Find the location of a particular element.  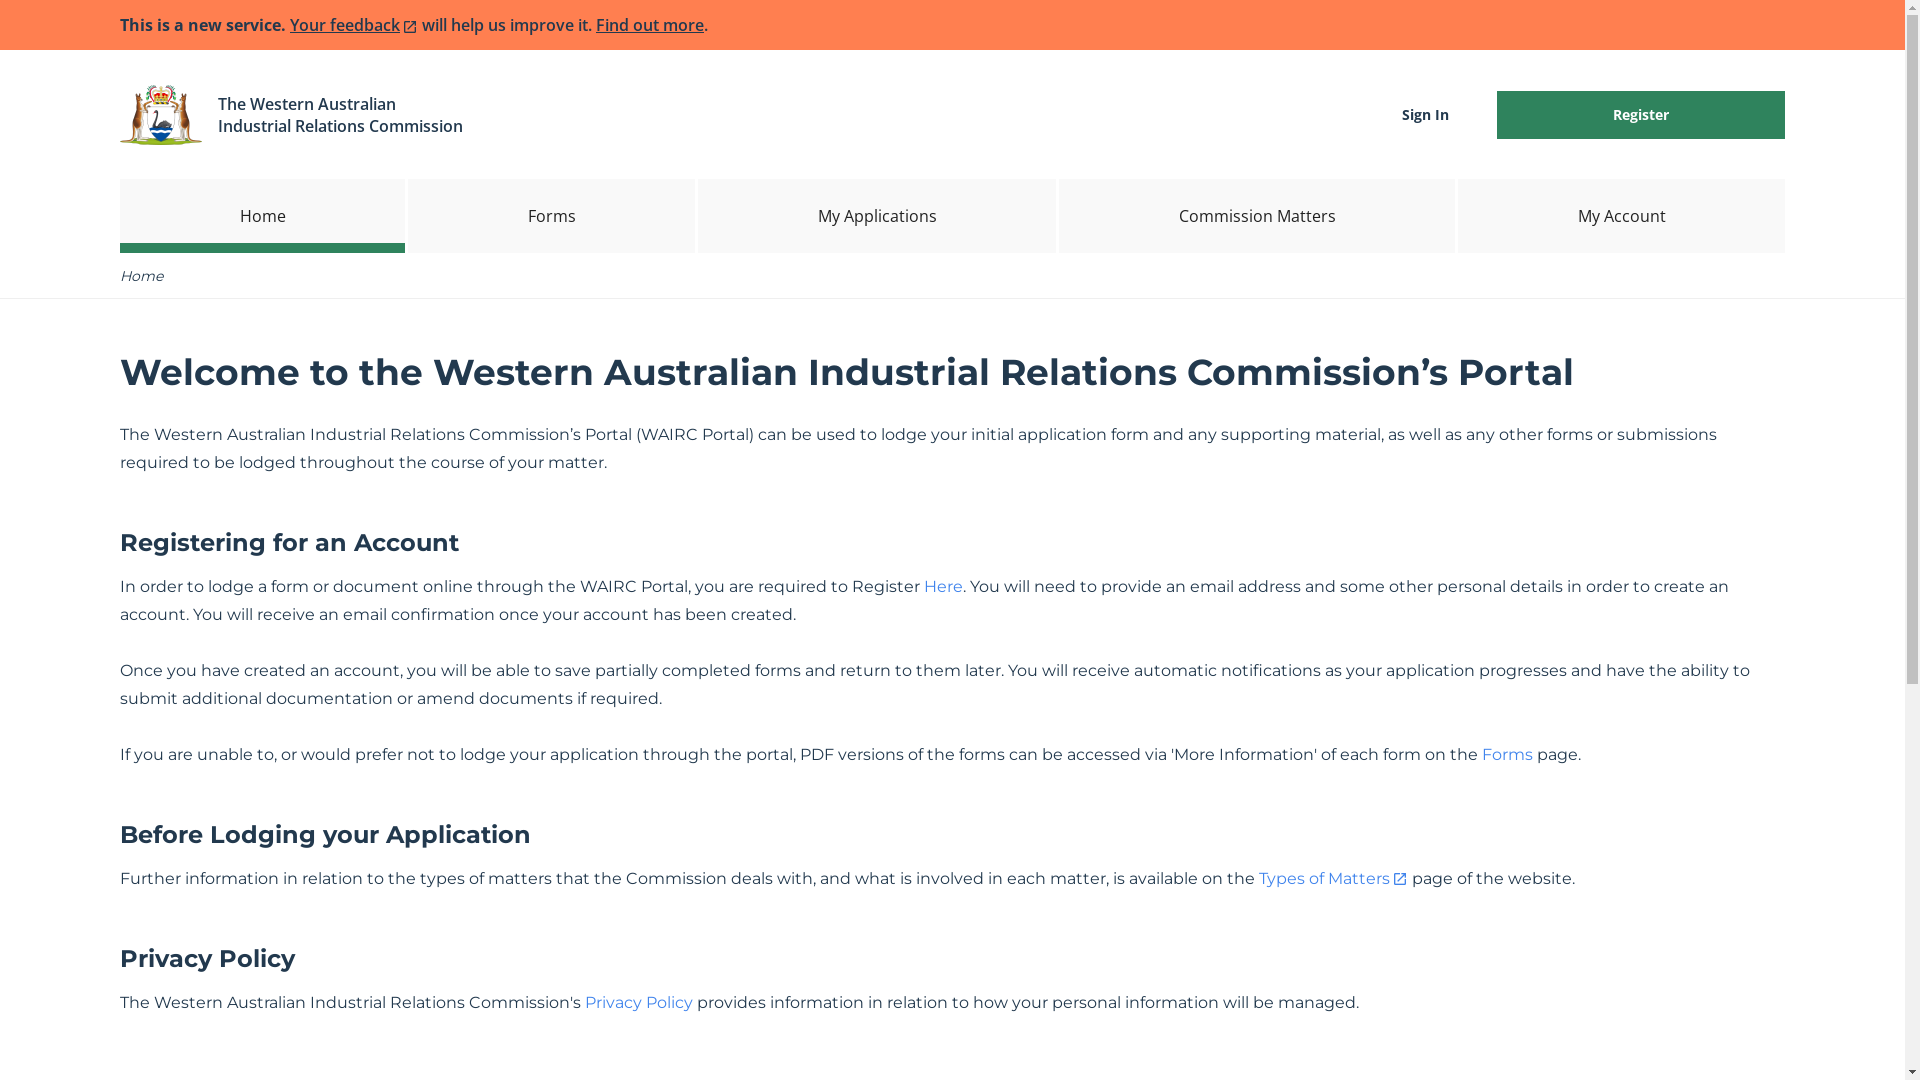

'Find out more' is located at coordinates (594, 24).